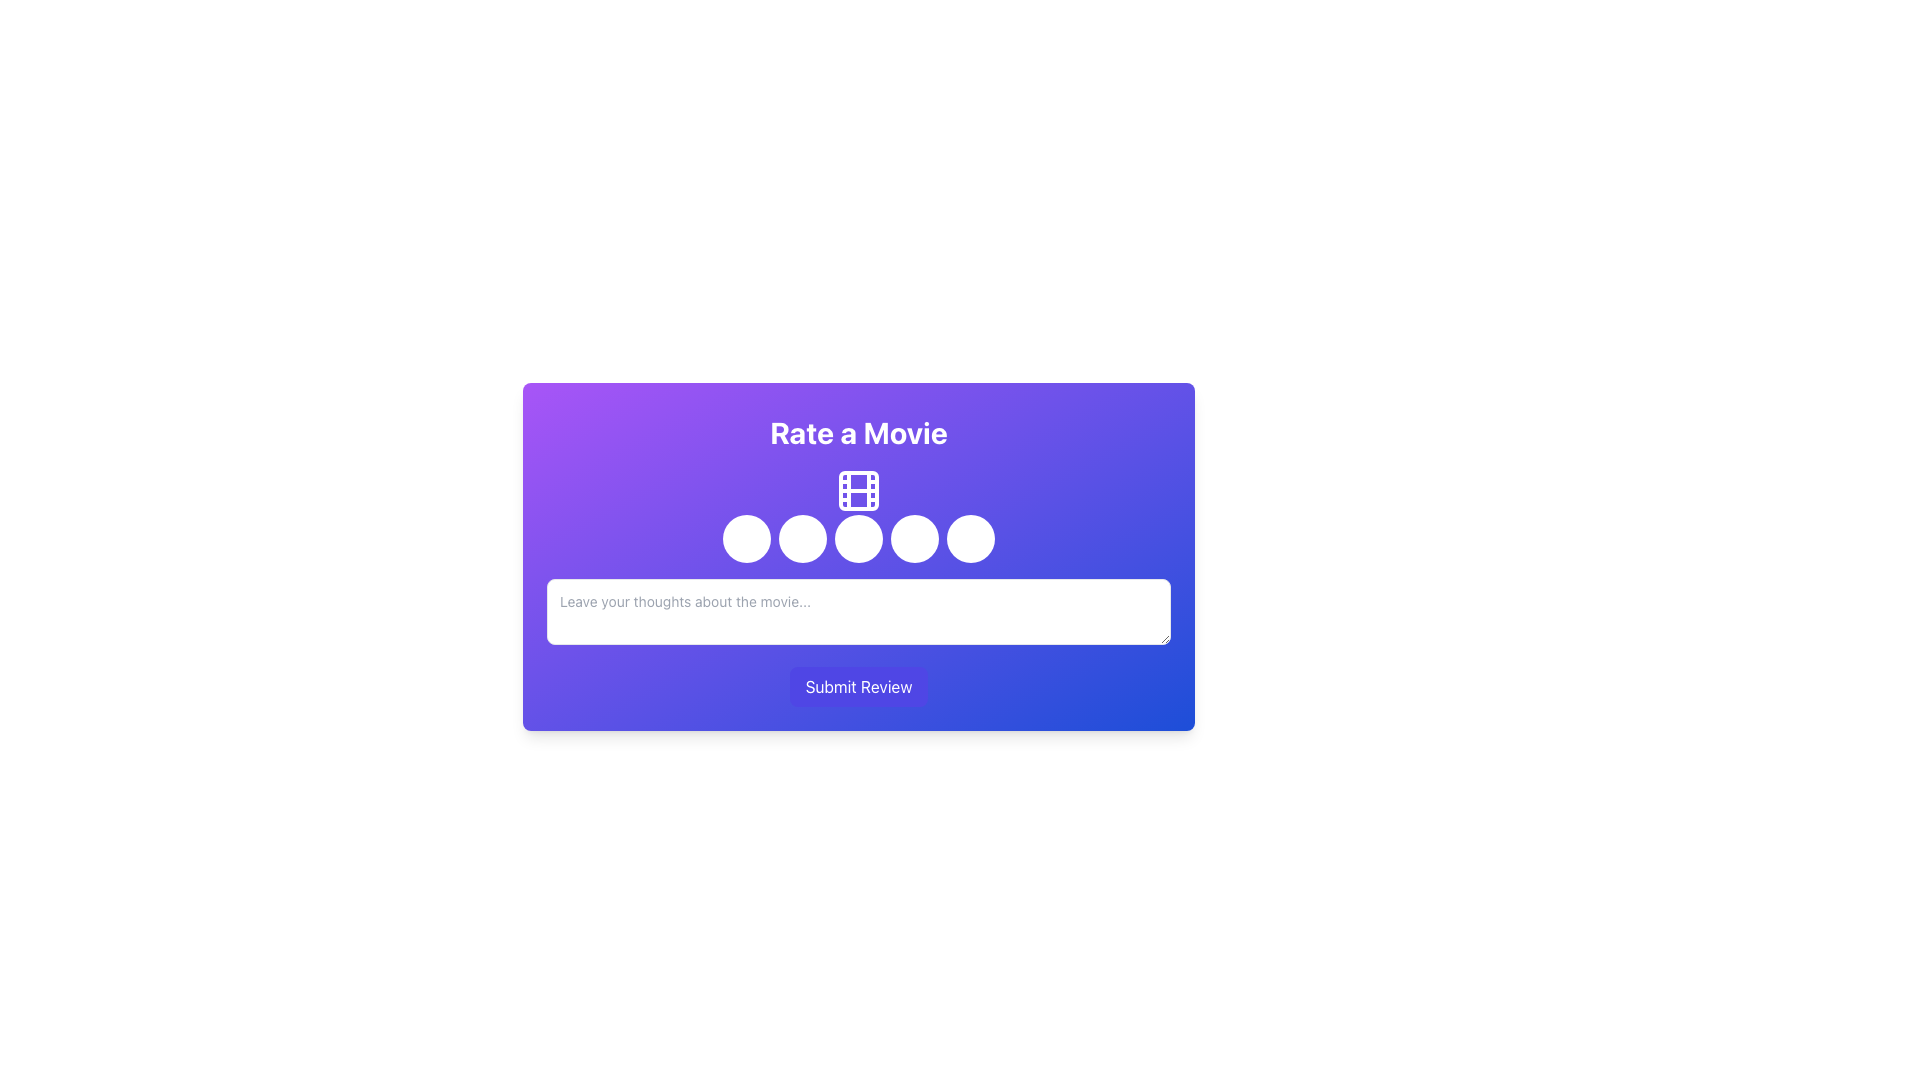 Image resolution: width=1920 pixels, height=1080 pixels. I want to click on the third circular rating button, which has a white background and is located below the 'Rate a Movie' text, so click(859, 556).